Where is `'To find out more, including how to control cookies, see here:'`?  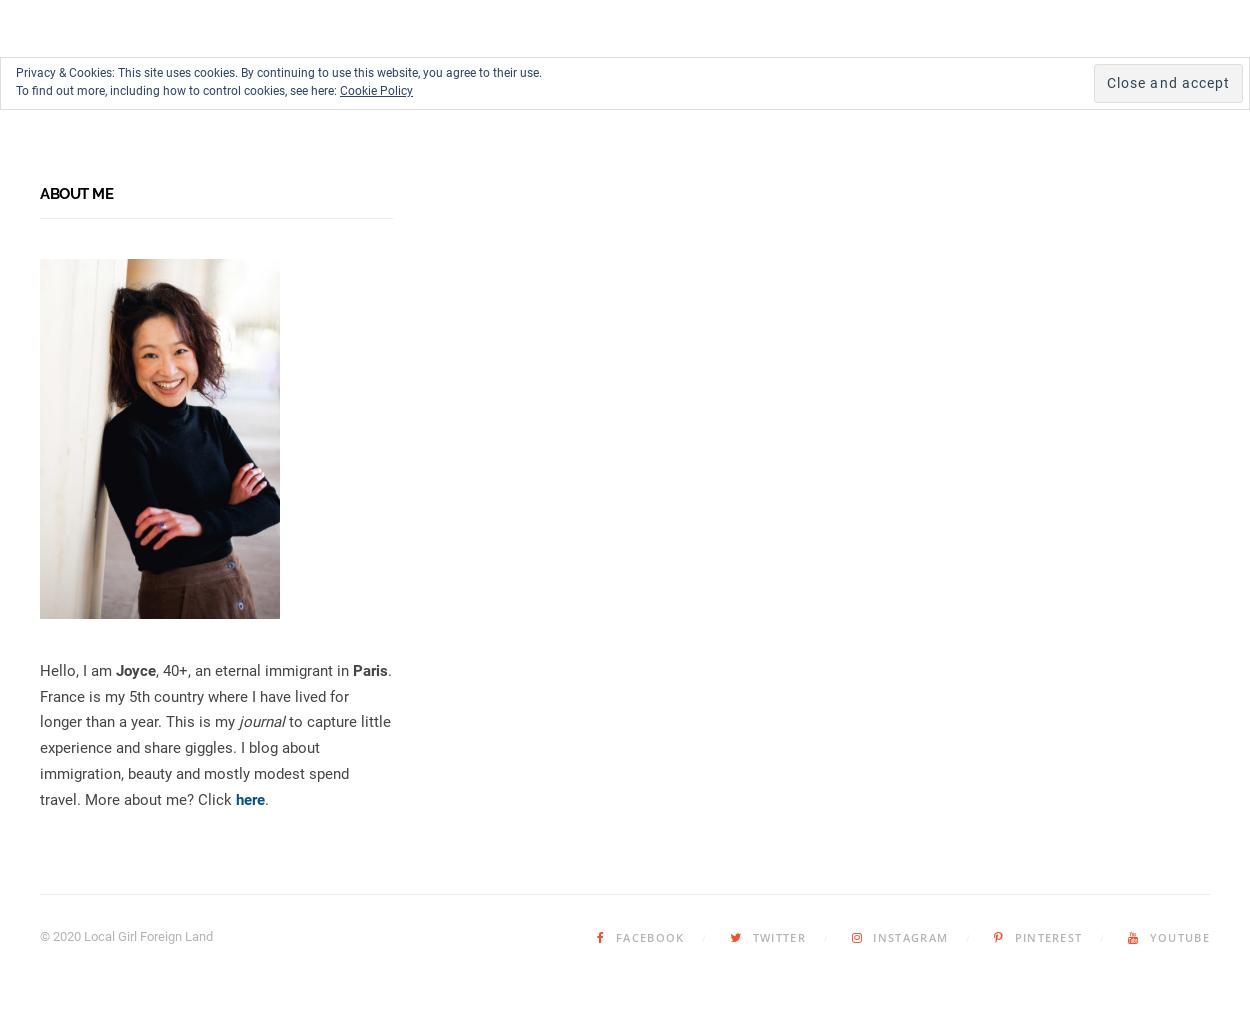
'To find out more, including how to control cookies, see here:' is located at coordinates (178, 89).